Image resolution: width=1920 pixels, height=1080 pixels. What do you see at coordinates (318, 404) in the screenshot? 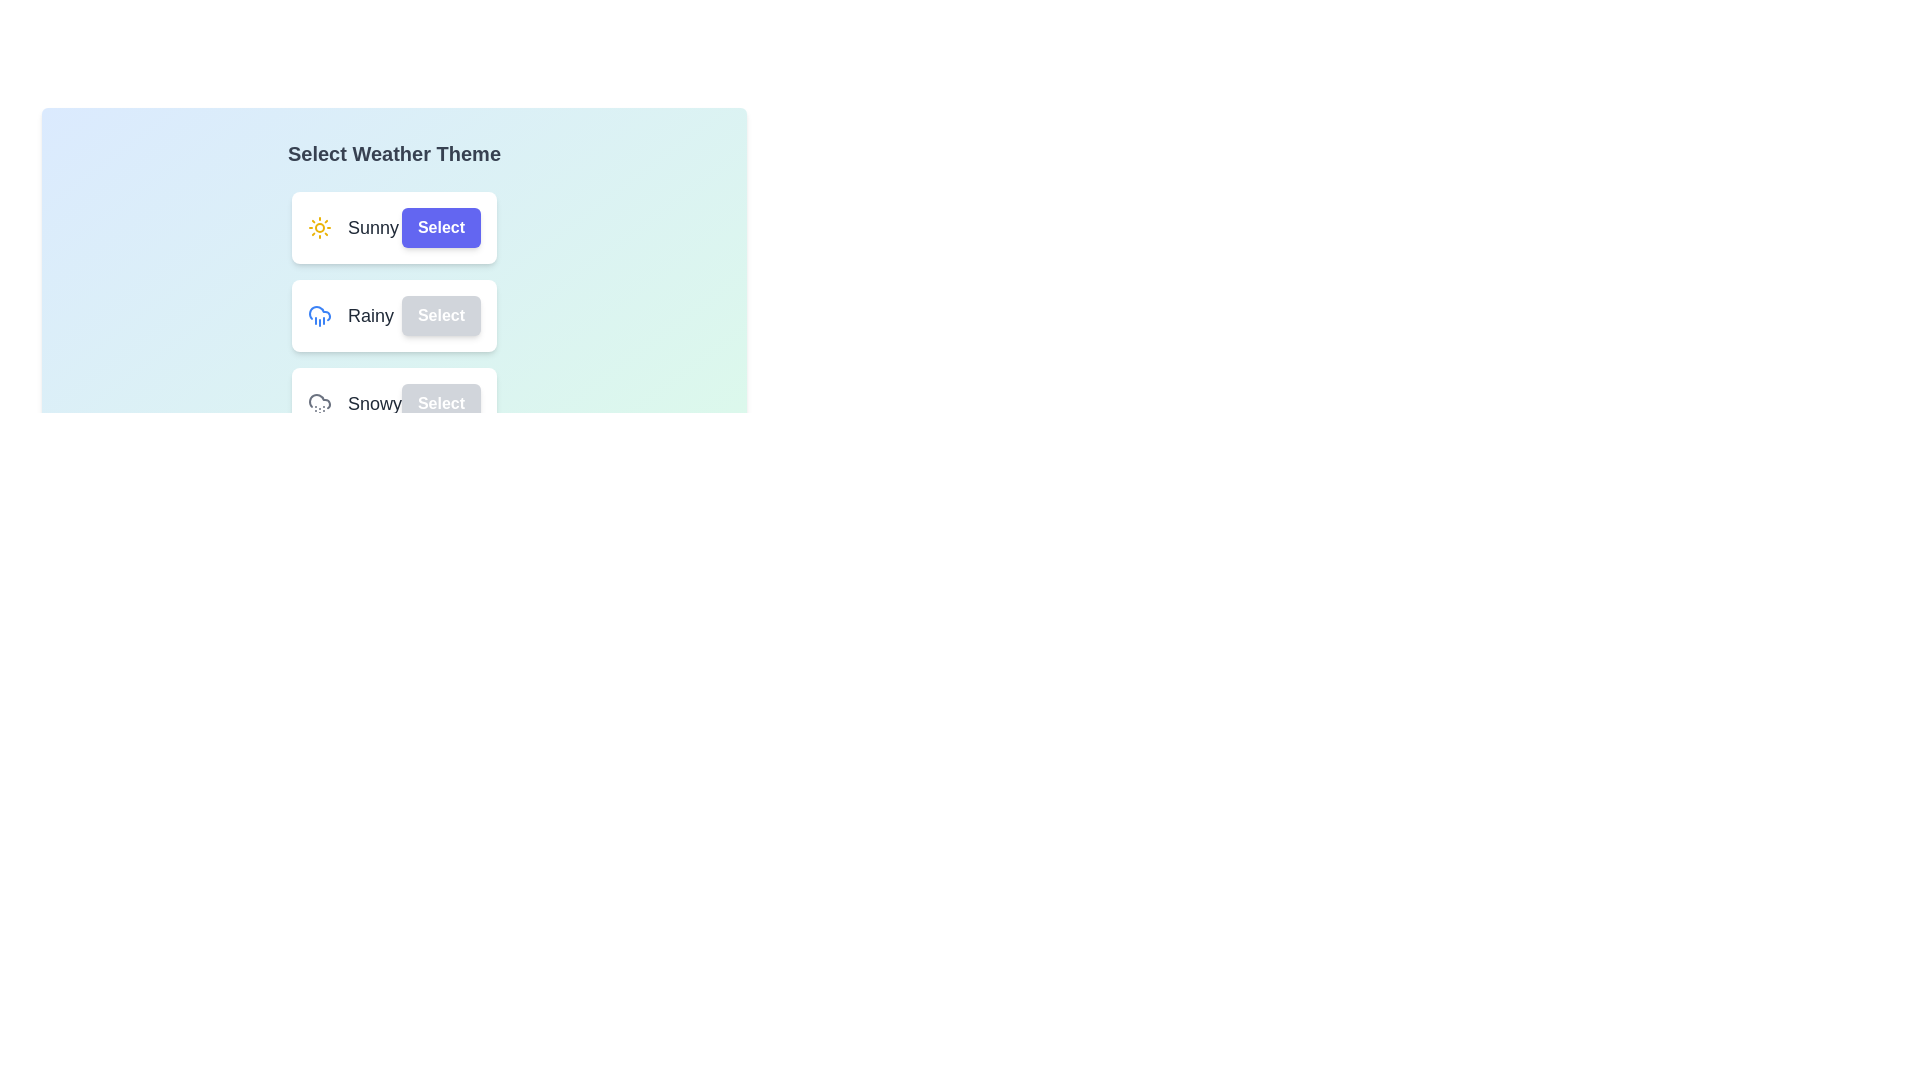
I see `the icon for the snowy weather theme` at bounding box center [318, 404].